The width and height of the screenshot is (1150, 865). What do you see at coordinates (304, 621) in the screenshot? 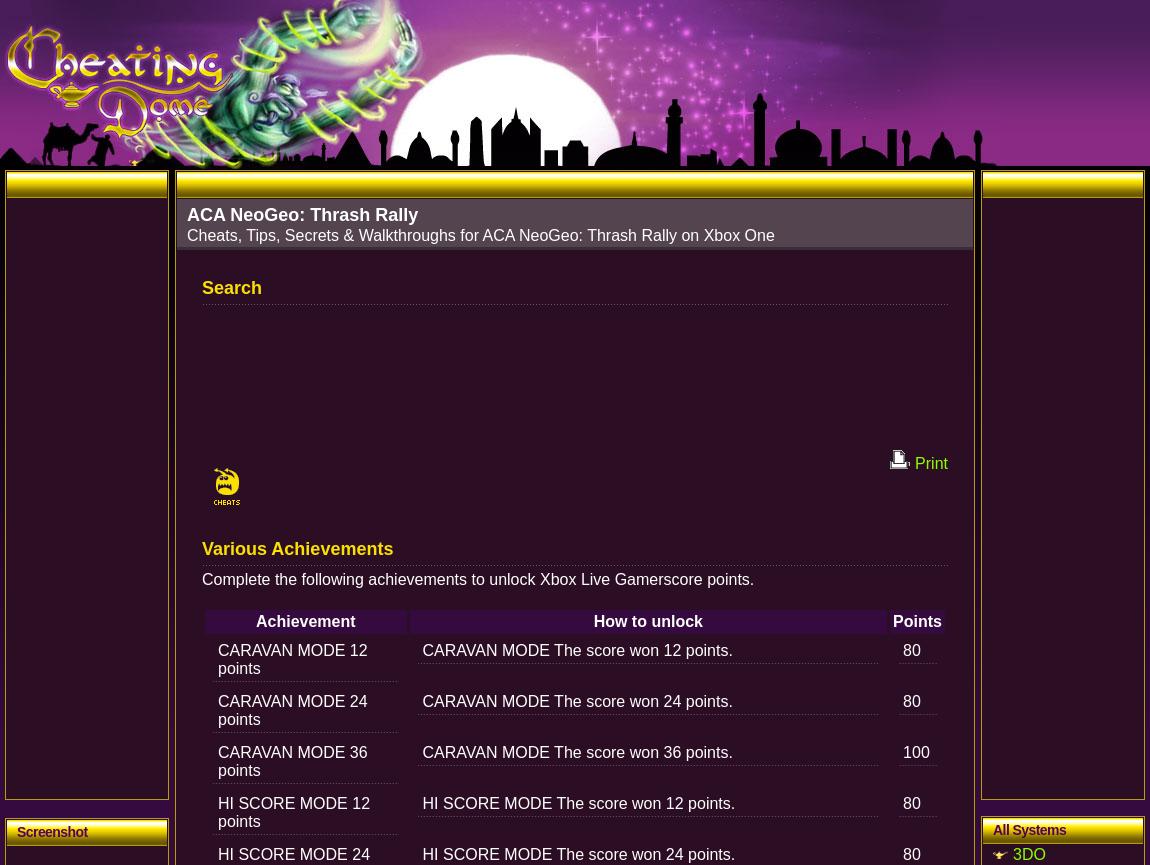
I see `'Achievement'` at bounding box center [304, 621].